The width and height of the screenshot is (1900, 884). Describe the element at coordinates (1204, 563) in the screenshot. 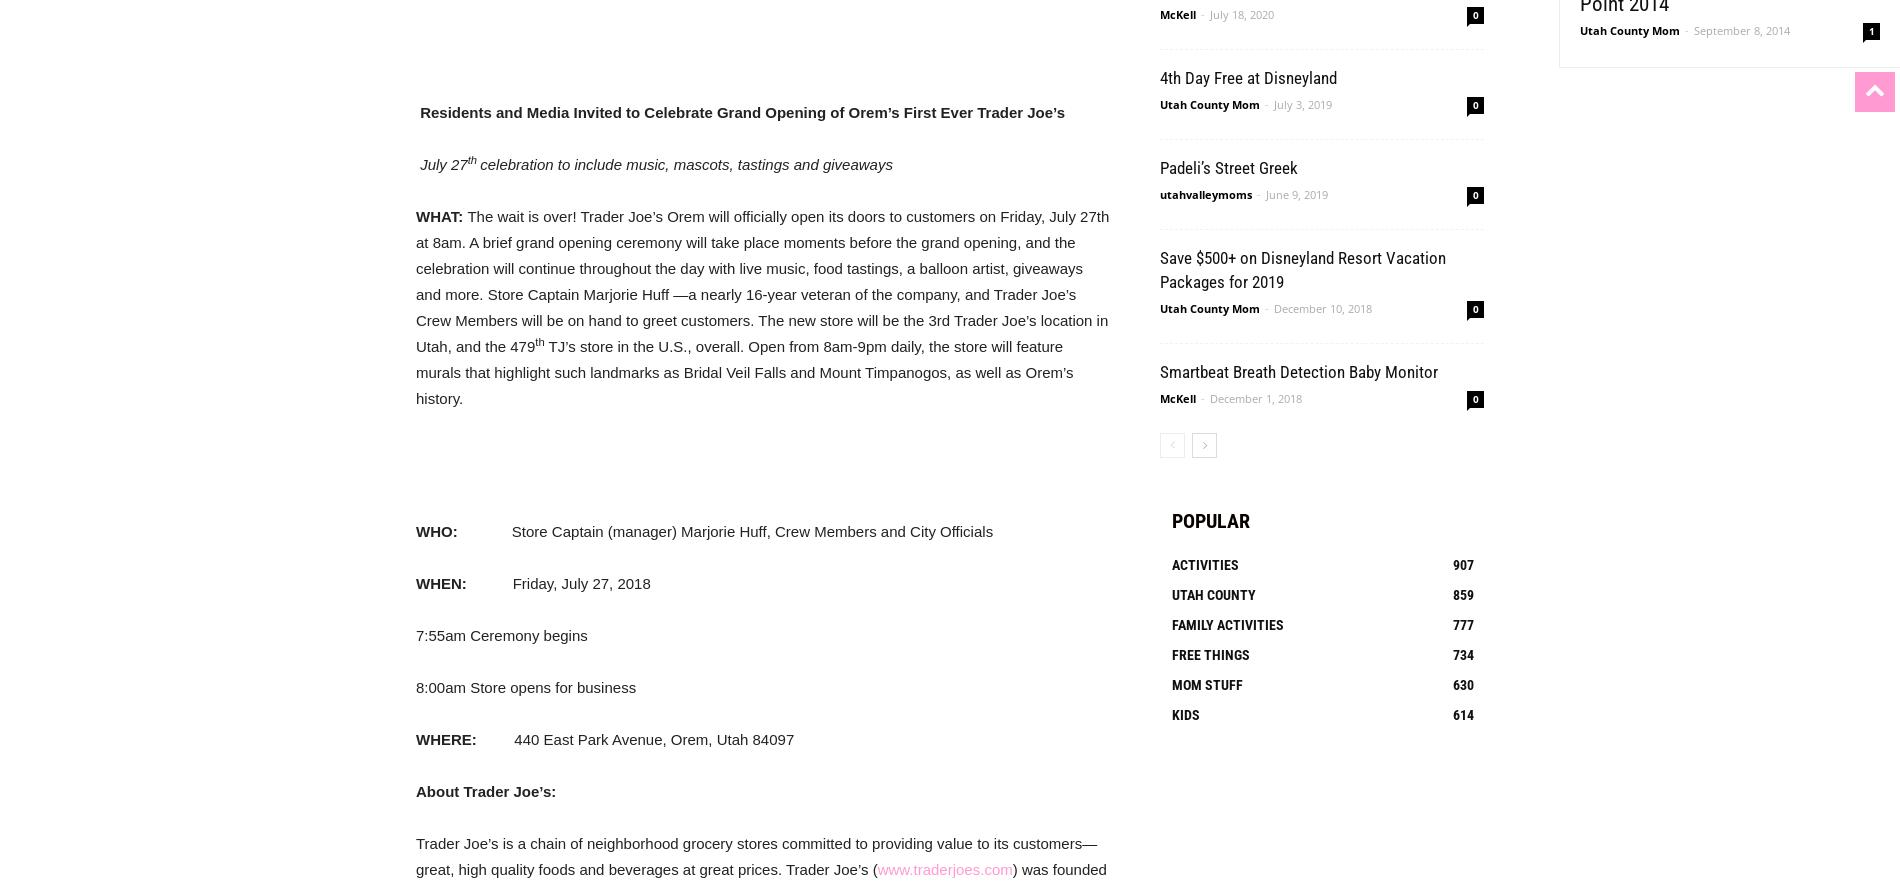

I see `'Activities'` at that location.